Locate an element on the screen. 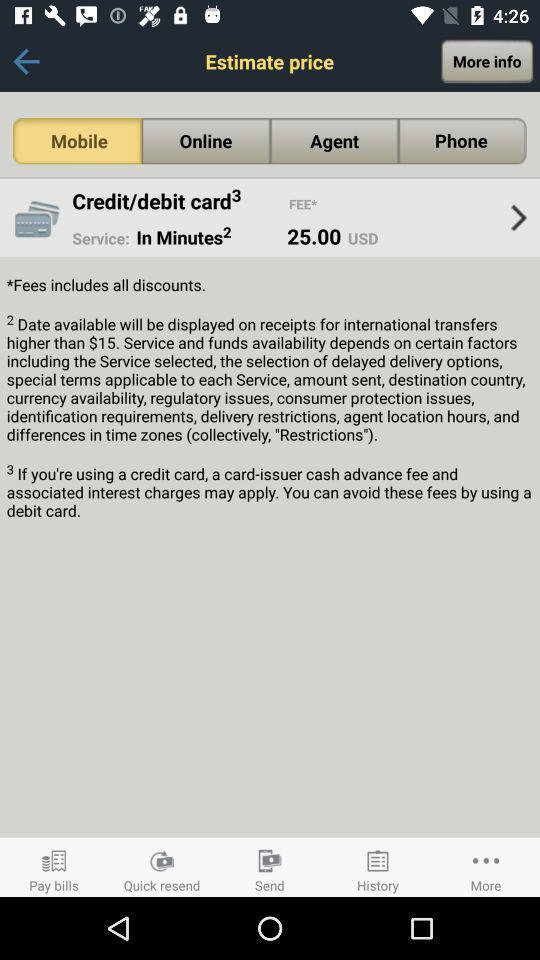  more is located at coordinates (485, 866).